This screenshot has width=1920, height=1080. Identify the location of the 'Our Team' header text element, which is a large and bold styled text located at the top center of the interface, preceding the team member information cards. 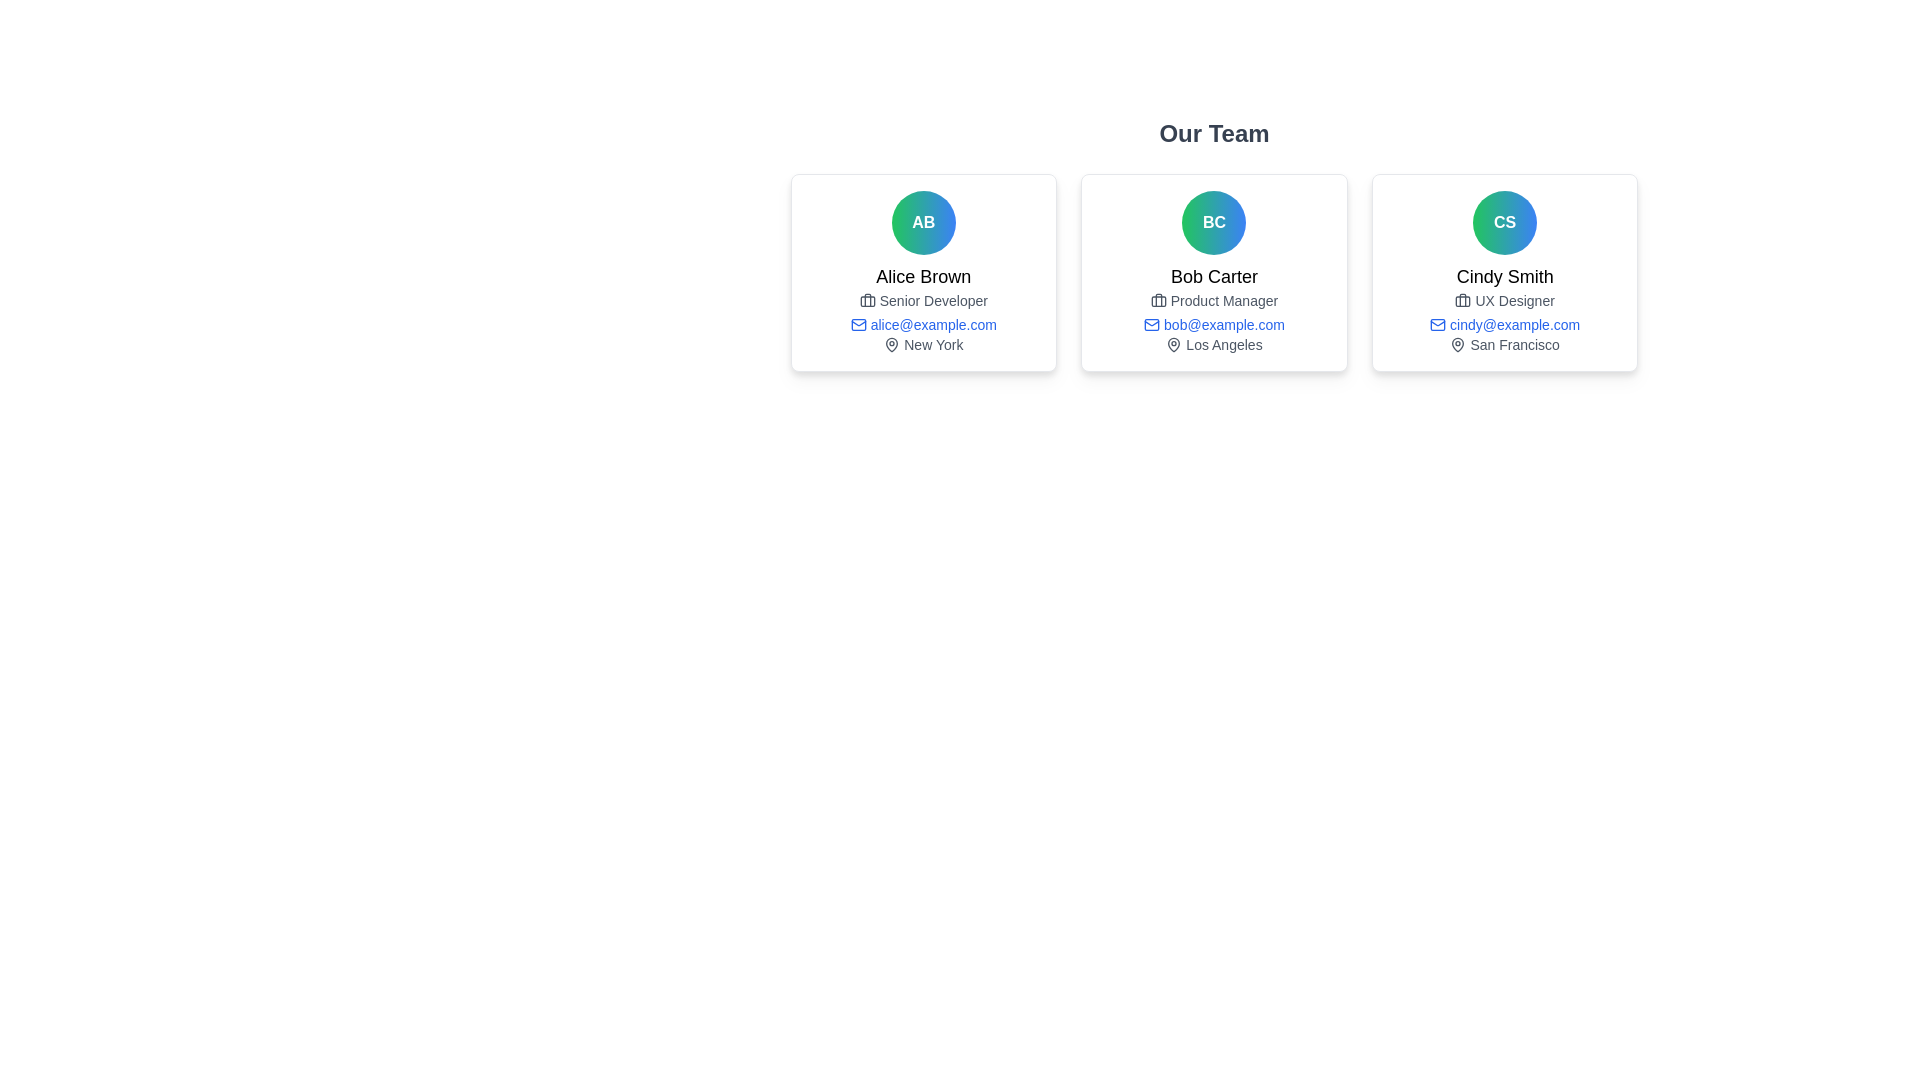
(1213, 134).